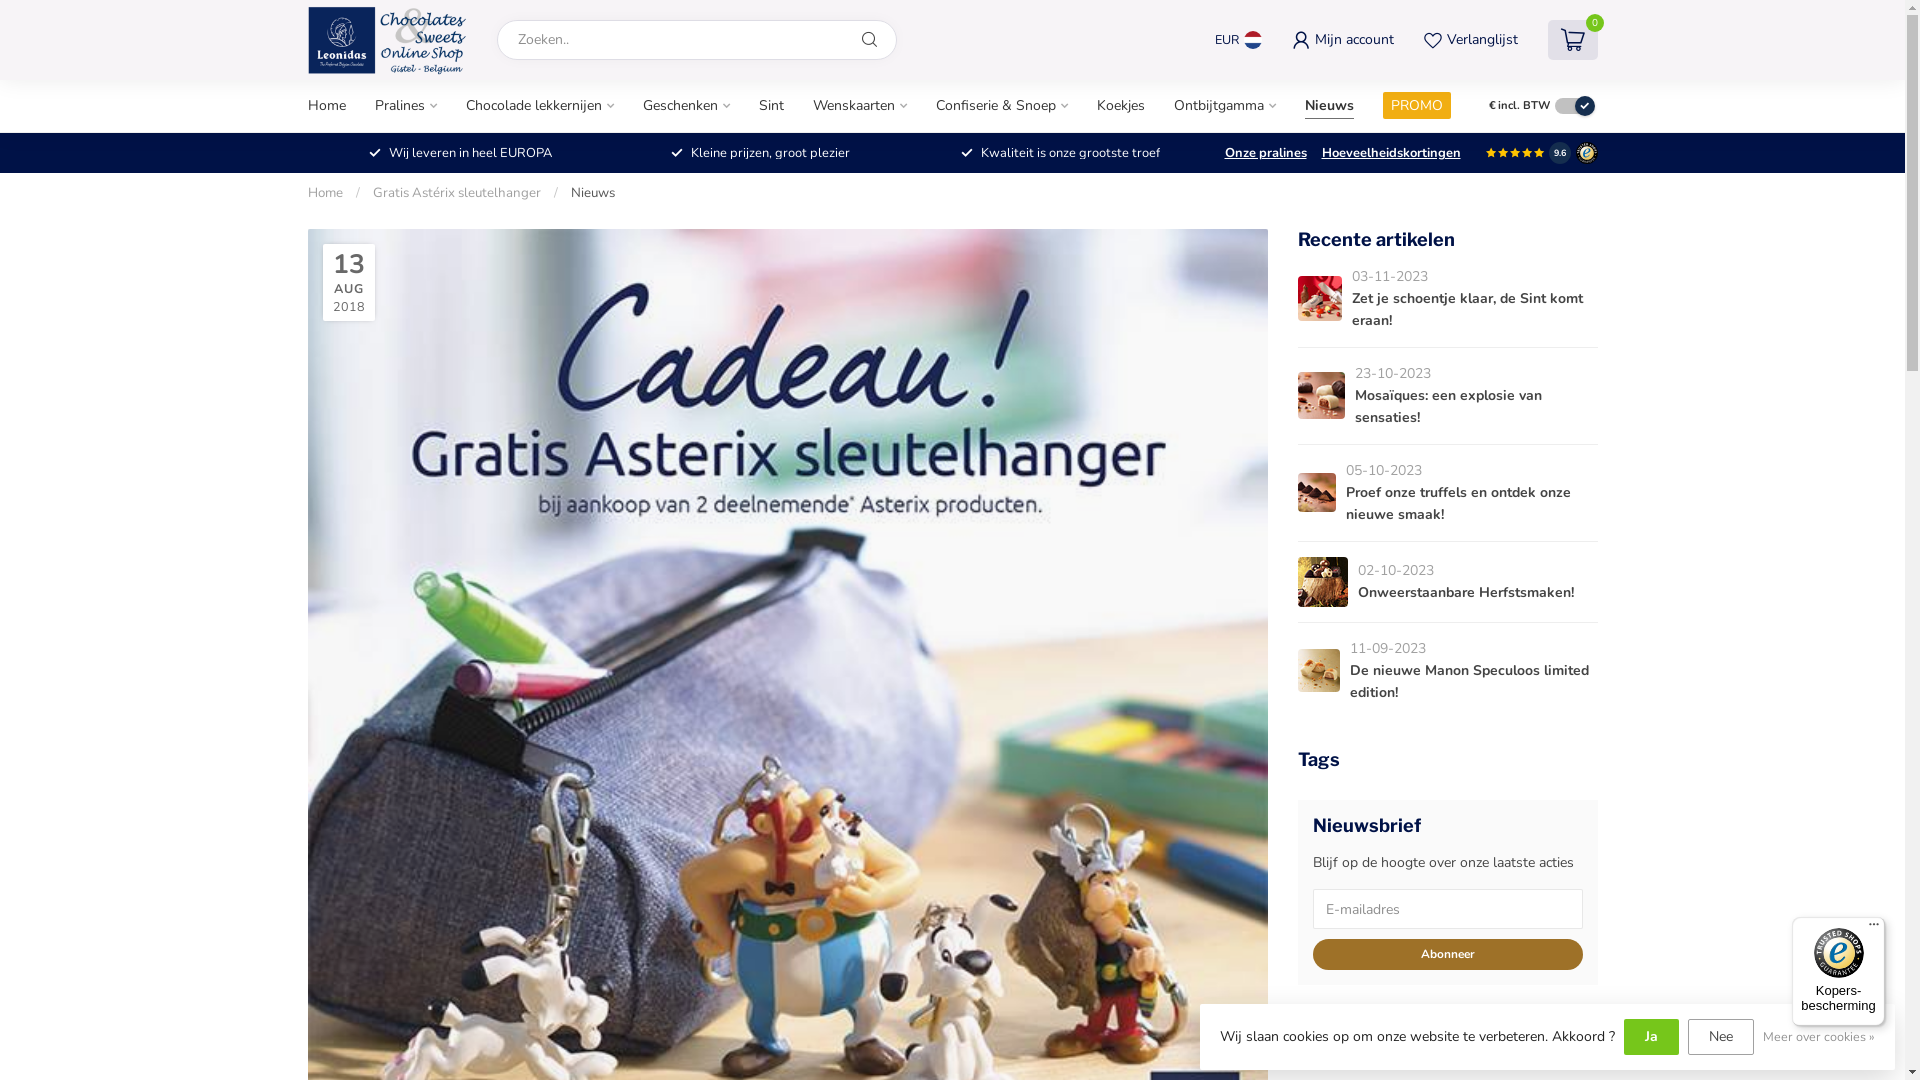 Image resolution: width=1920 pixels, height=1080 pixels. I want to click on 'Chocolade lekkernijen', so click(539, 105).